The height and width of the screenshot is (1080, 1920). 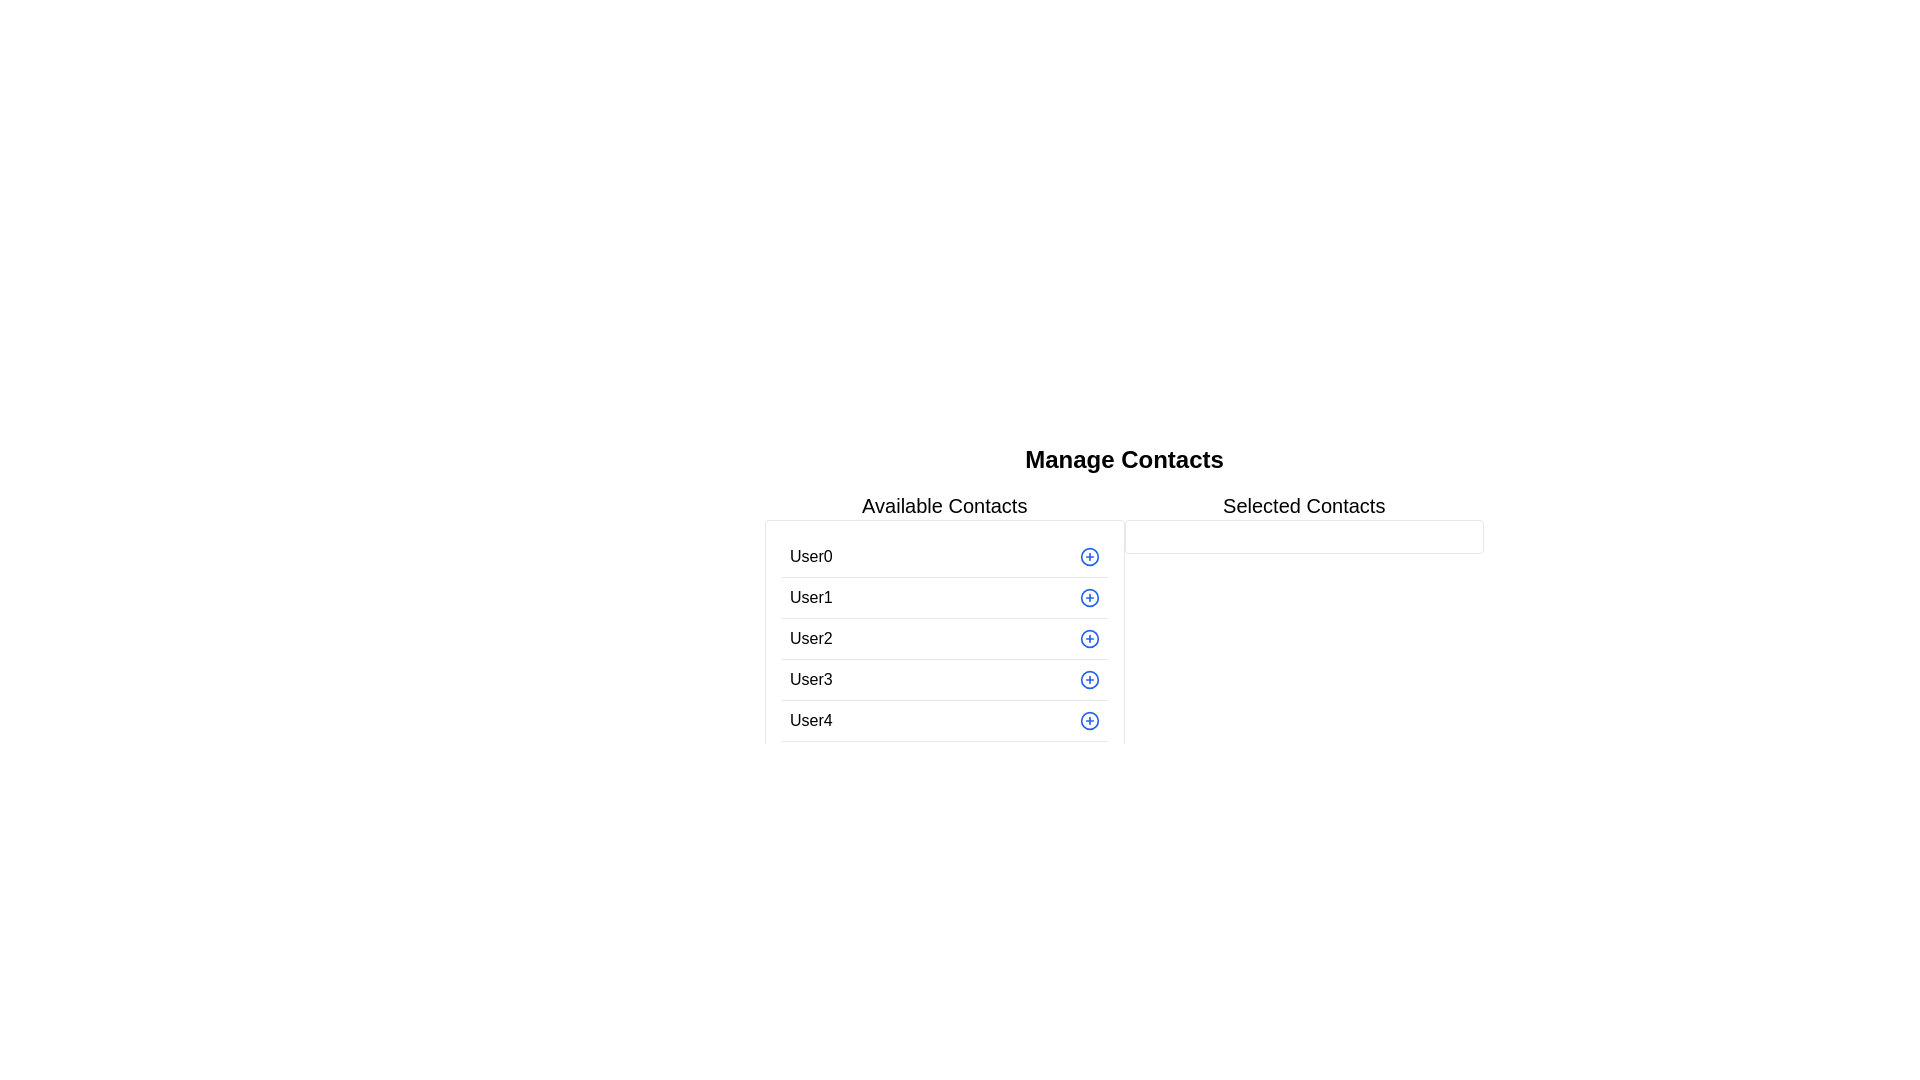 What do you see at coordinates (1088, 678) in the screenshot?
I see `the blue circular button with a plus symbol, located to the right of 'User3' in the 'Available Contacts' section` at bounding box center [1088, 678].